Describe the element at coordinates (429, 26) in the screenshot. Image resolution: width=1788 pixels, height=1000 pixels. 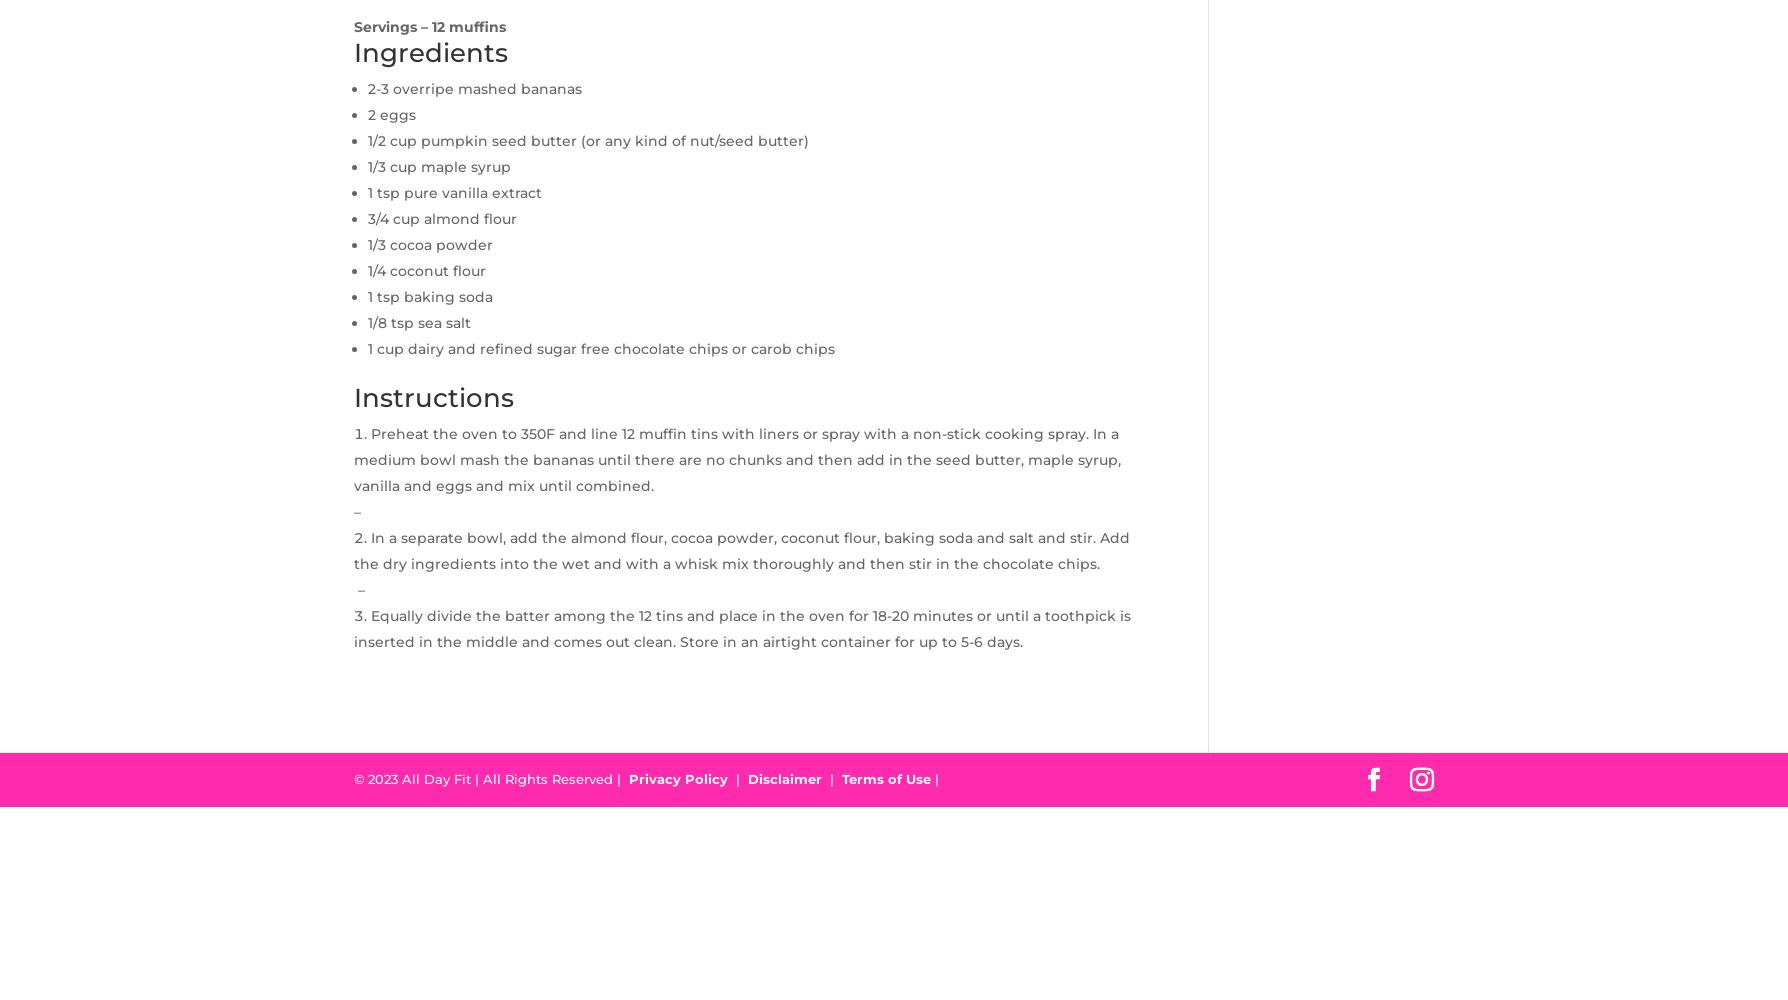
I see `'Servings – 12 muffins'` at that location.